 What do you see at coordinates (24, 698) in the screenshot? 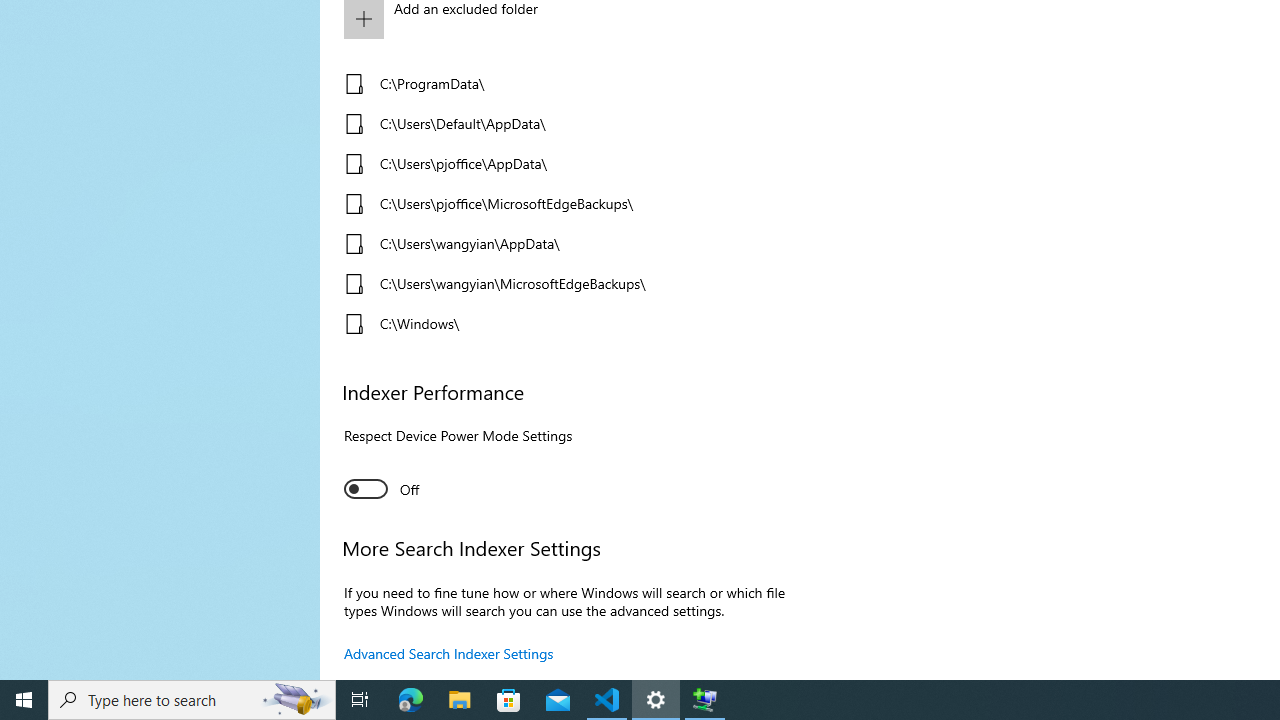
I see `'Start'` at bounding box center [24, 698].